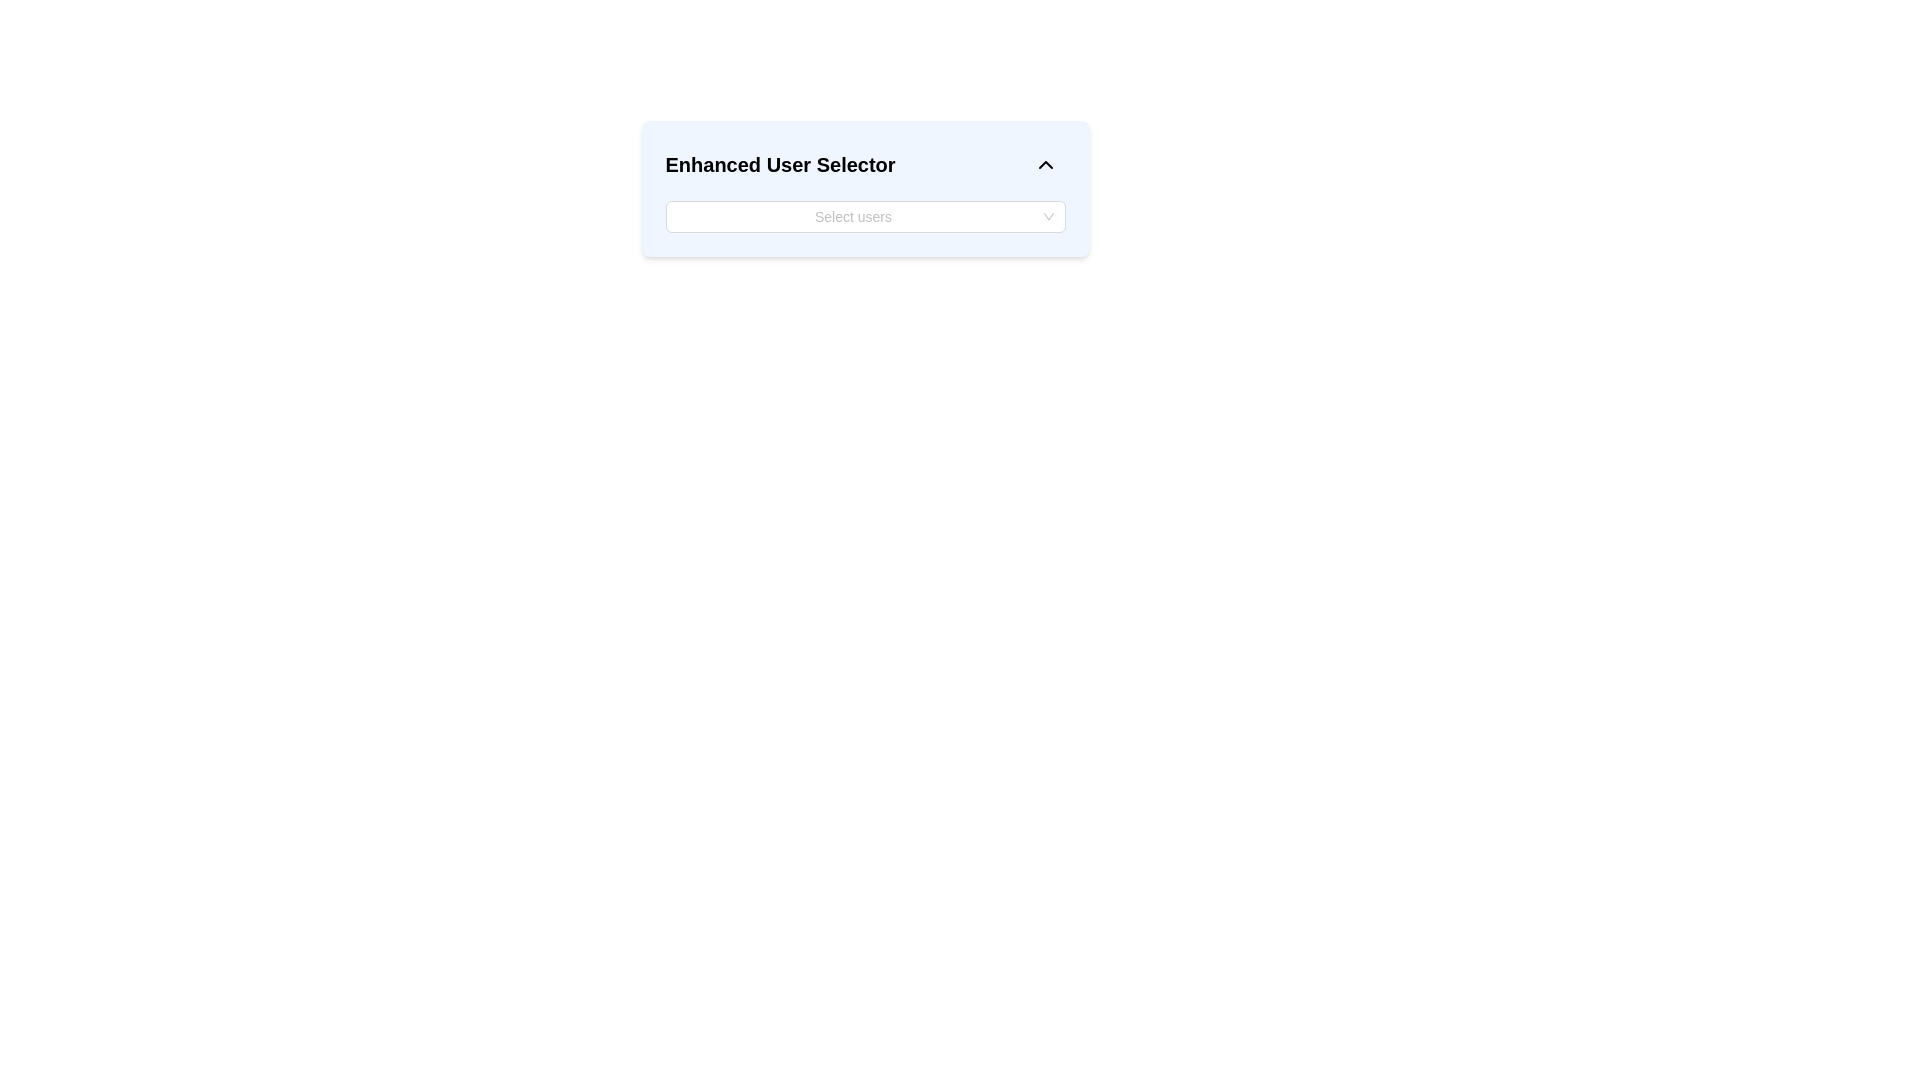 This screenshot has height=1080, width=1920. I want to click on the dropdown menu labeled 'Select users' located below the title 'Enhanced User Selector', so click(865, 216).